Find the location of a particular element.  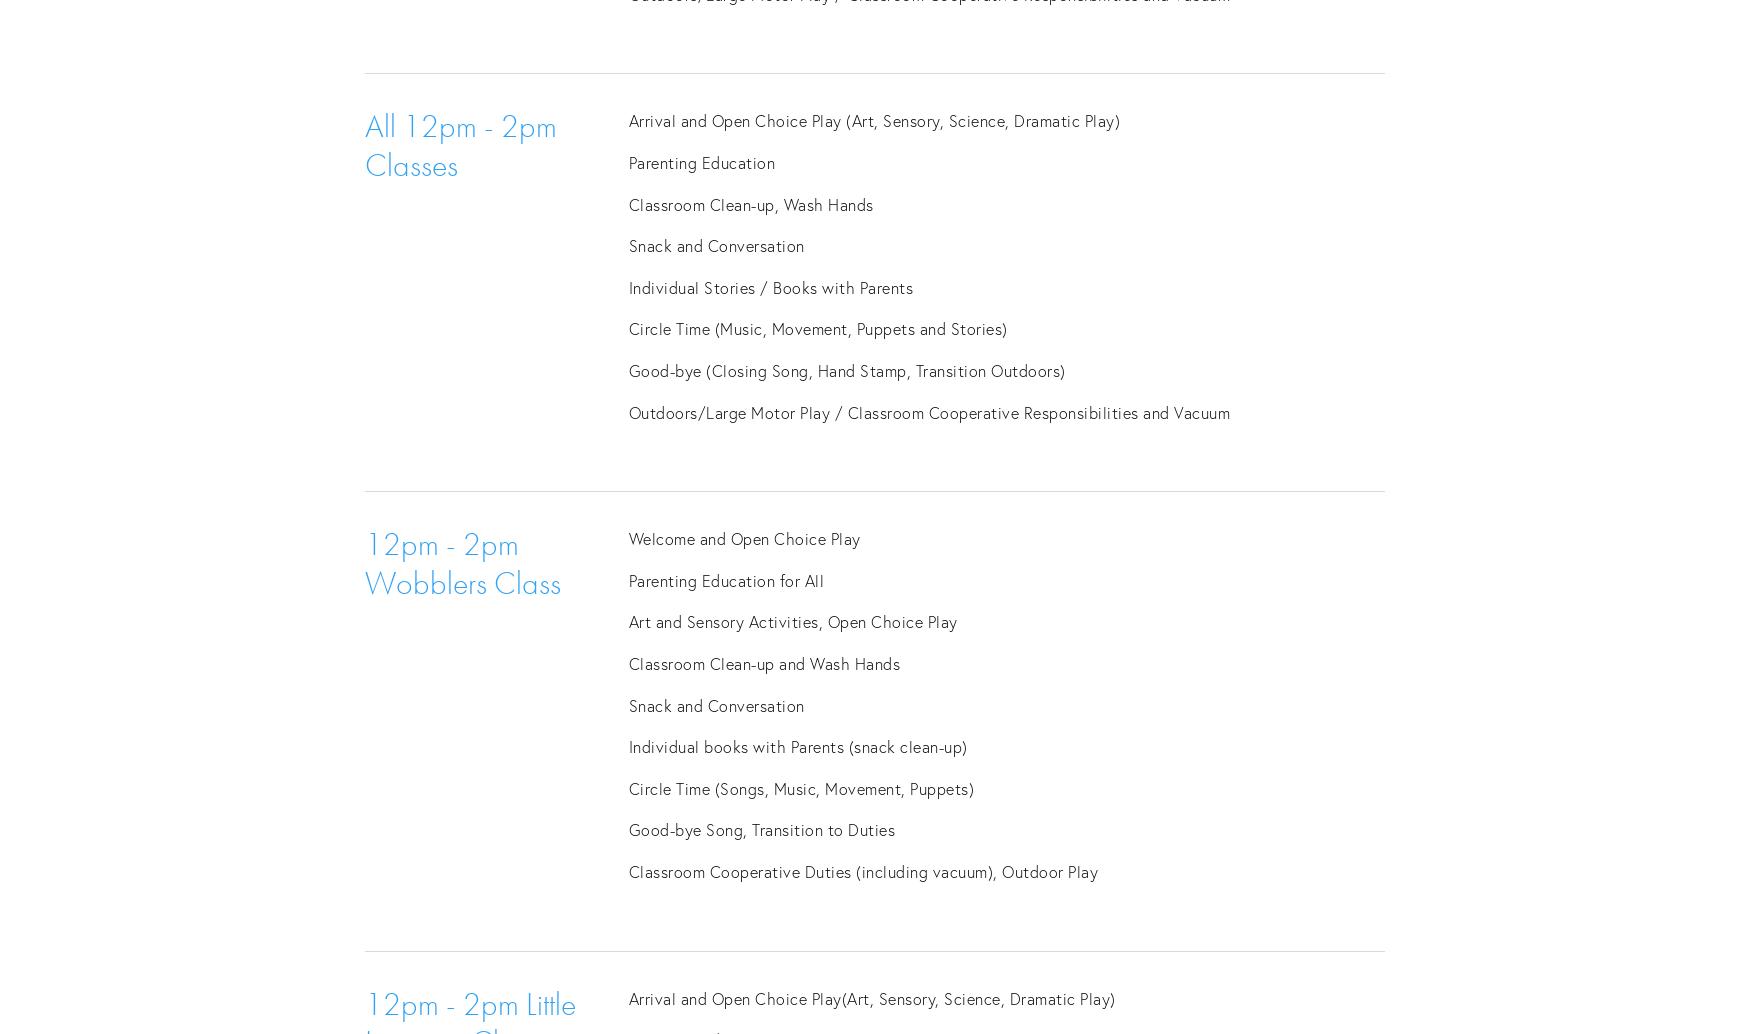

'Arrival and Open Choice Play (Art, Sensory, Science, Dramatic Play)' is located at coordinates (873, 120).